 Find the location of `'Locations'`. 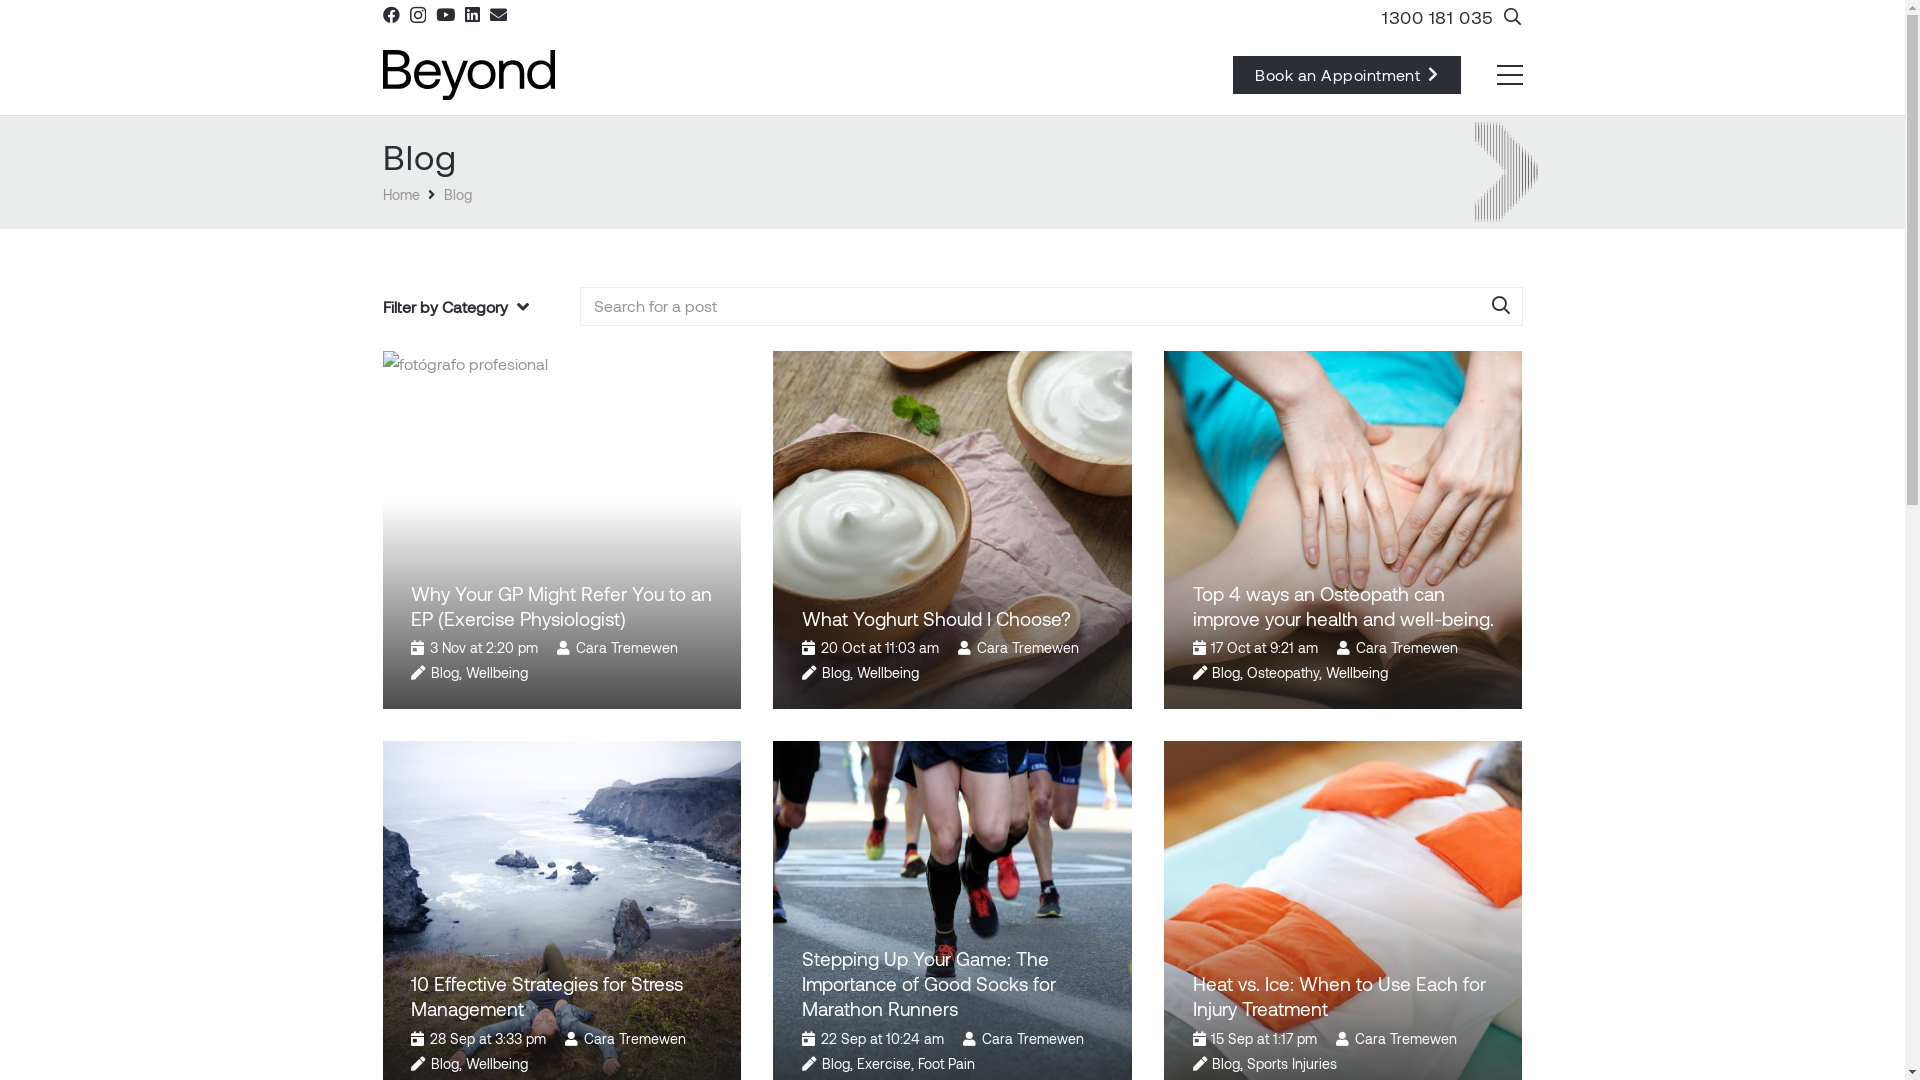

'Locations' is located at coordinates (1006, 830).